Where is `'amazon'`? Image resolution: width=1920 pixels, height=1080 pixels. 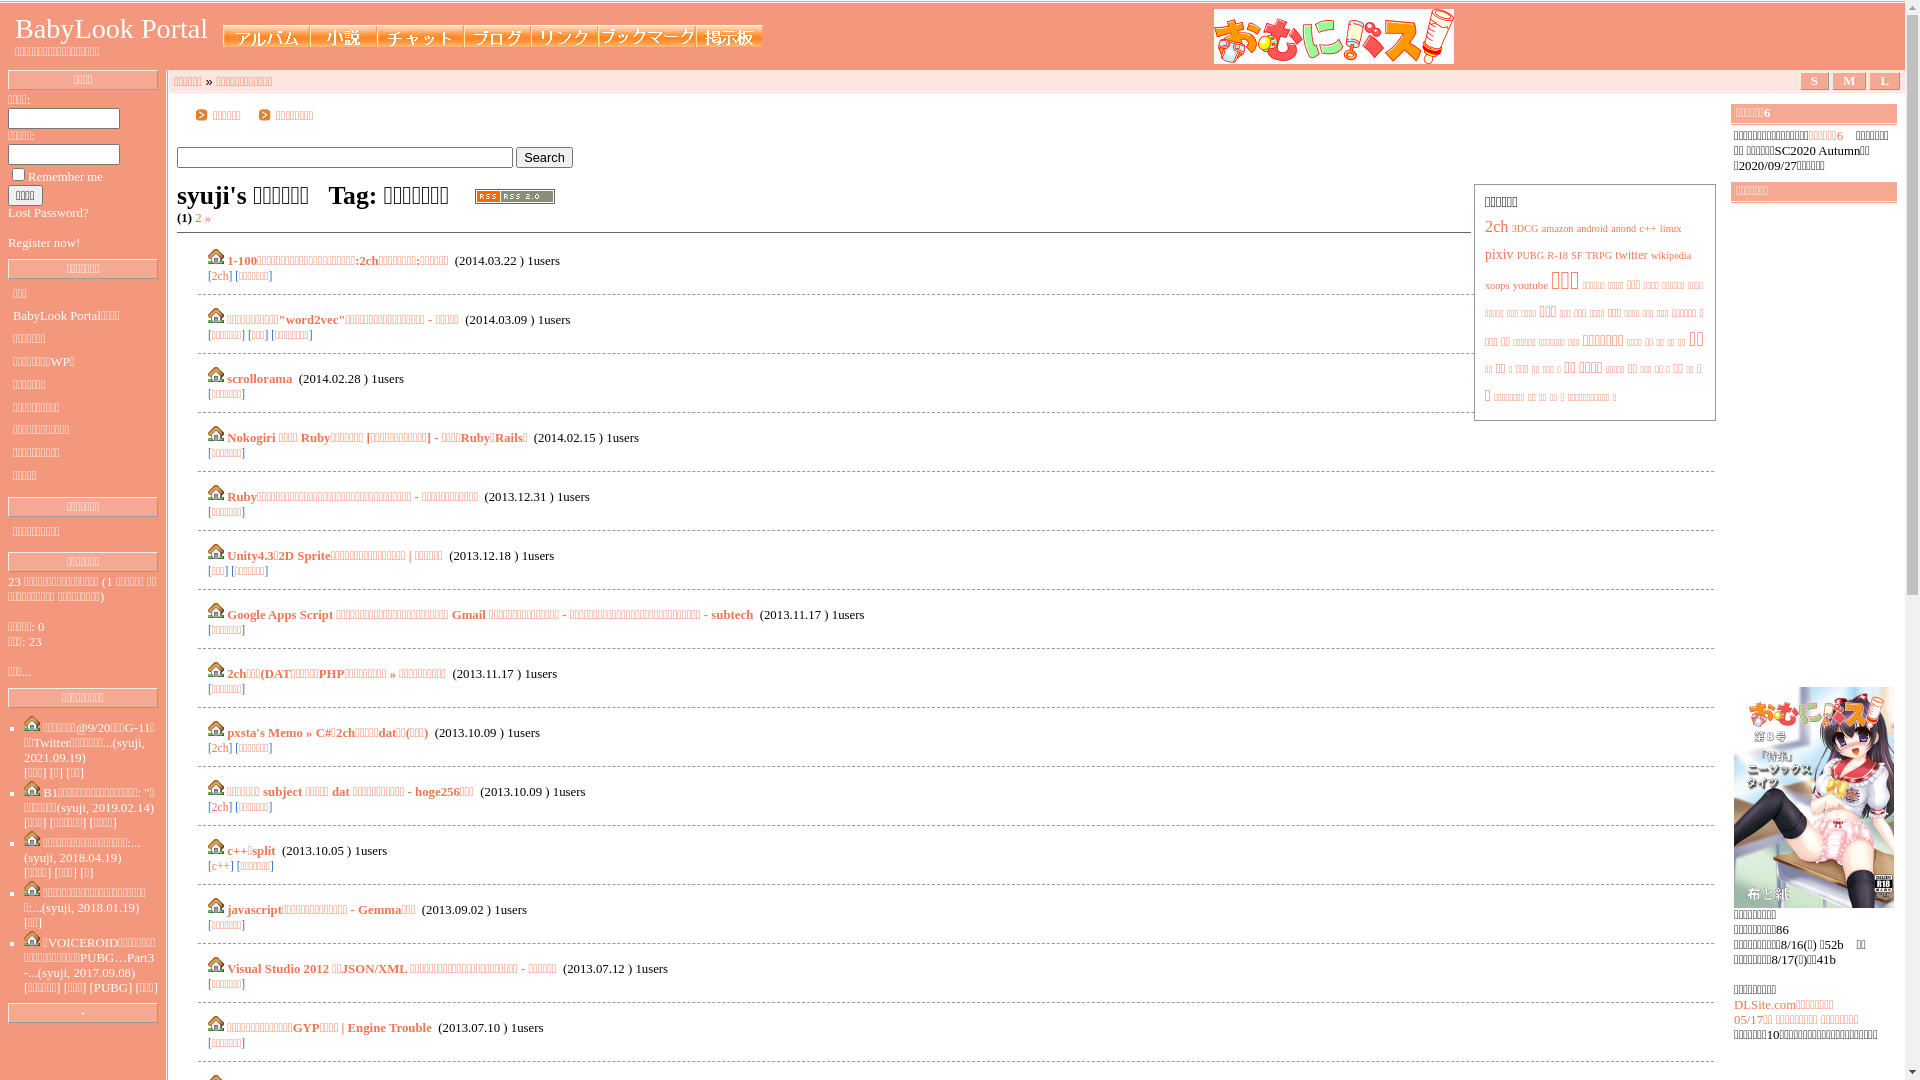
'amazon' is located at coordinates (1540, 227).